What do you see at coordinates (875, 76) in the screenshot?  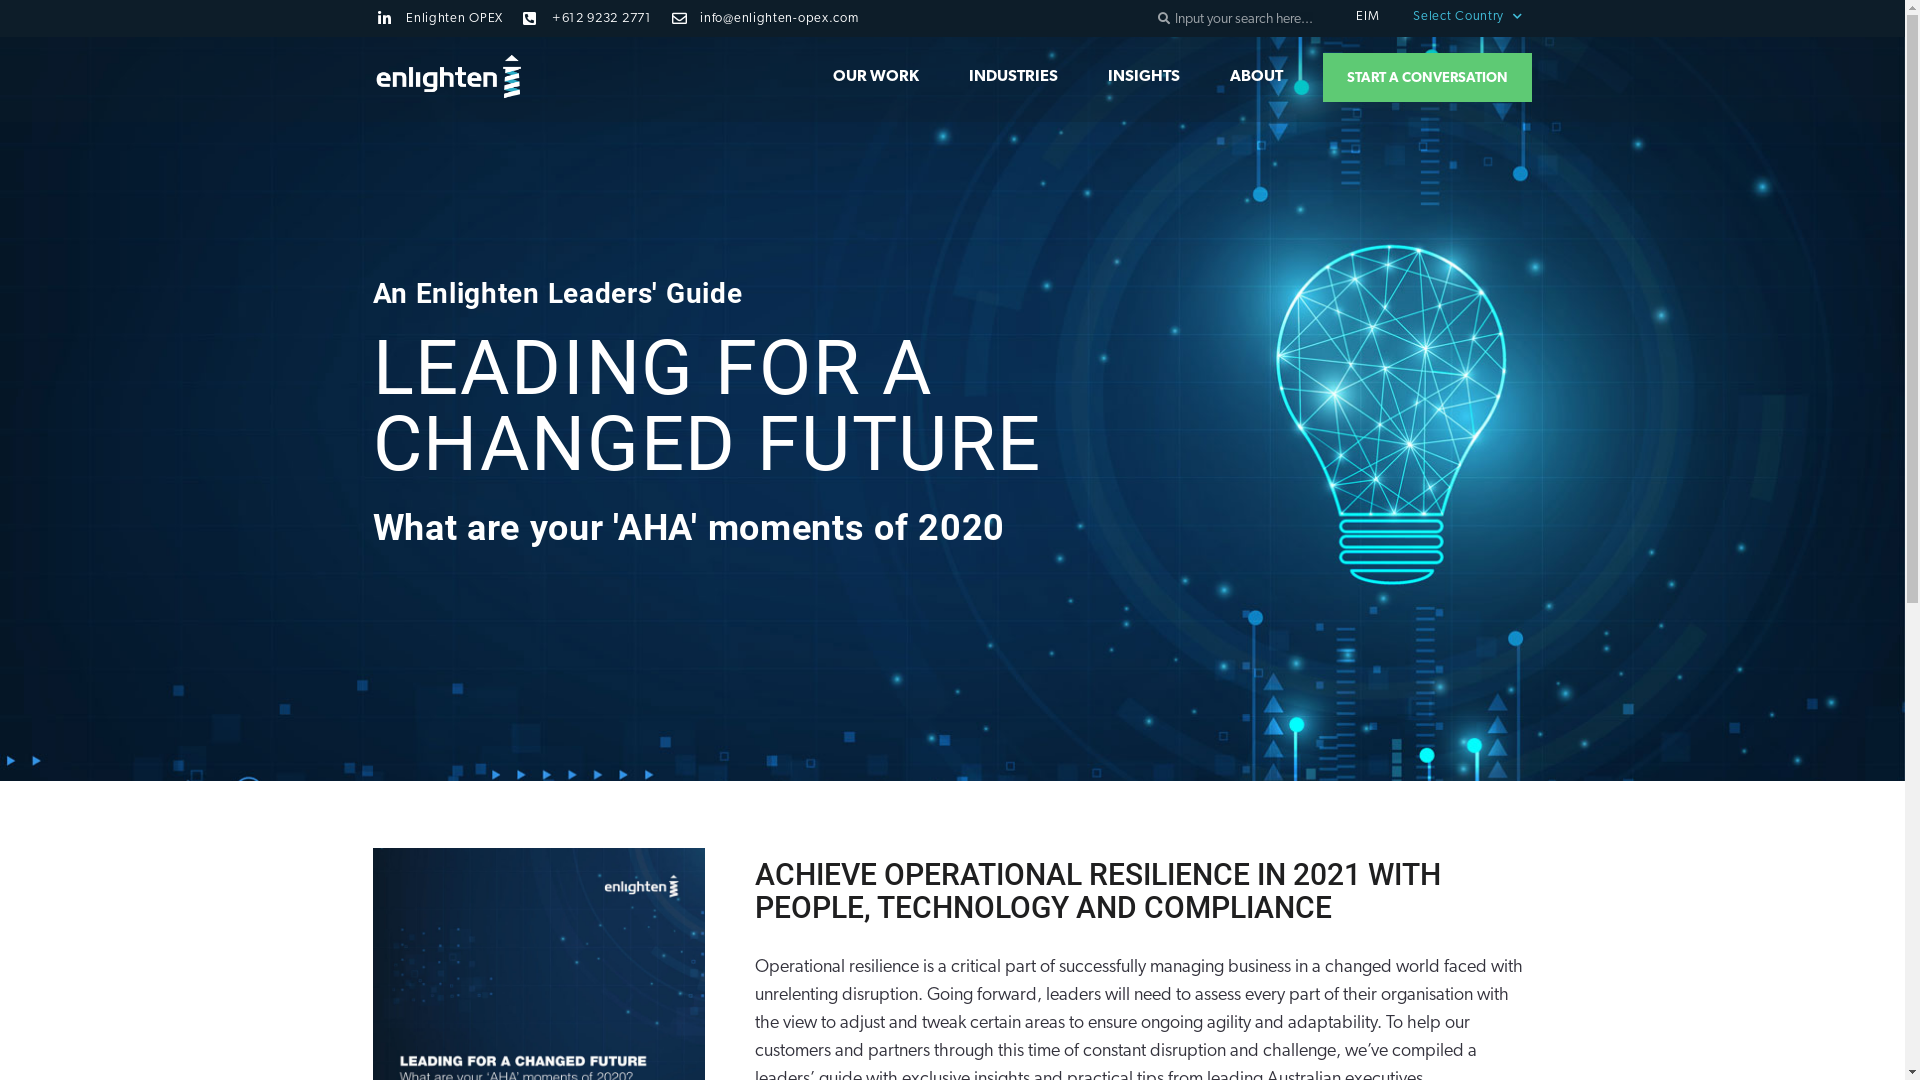 I see `'OUR WORK'` at bounding box center [875, 76].